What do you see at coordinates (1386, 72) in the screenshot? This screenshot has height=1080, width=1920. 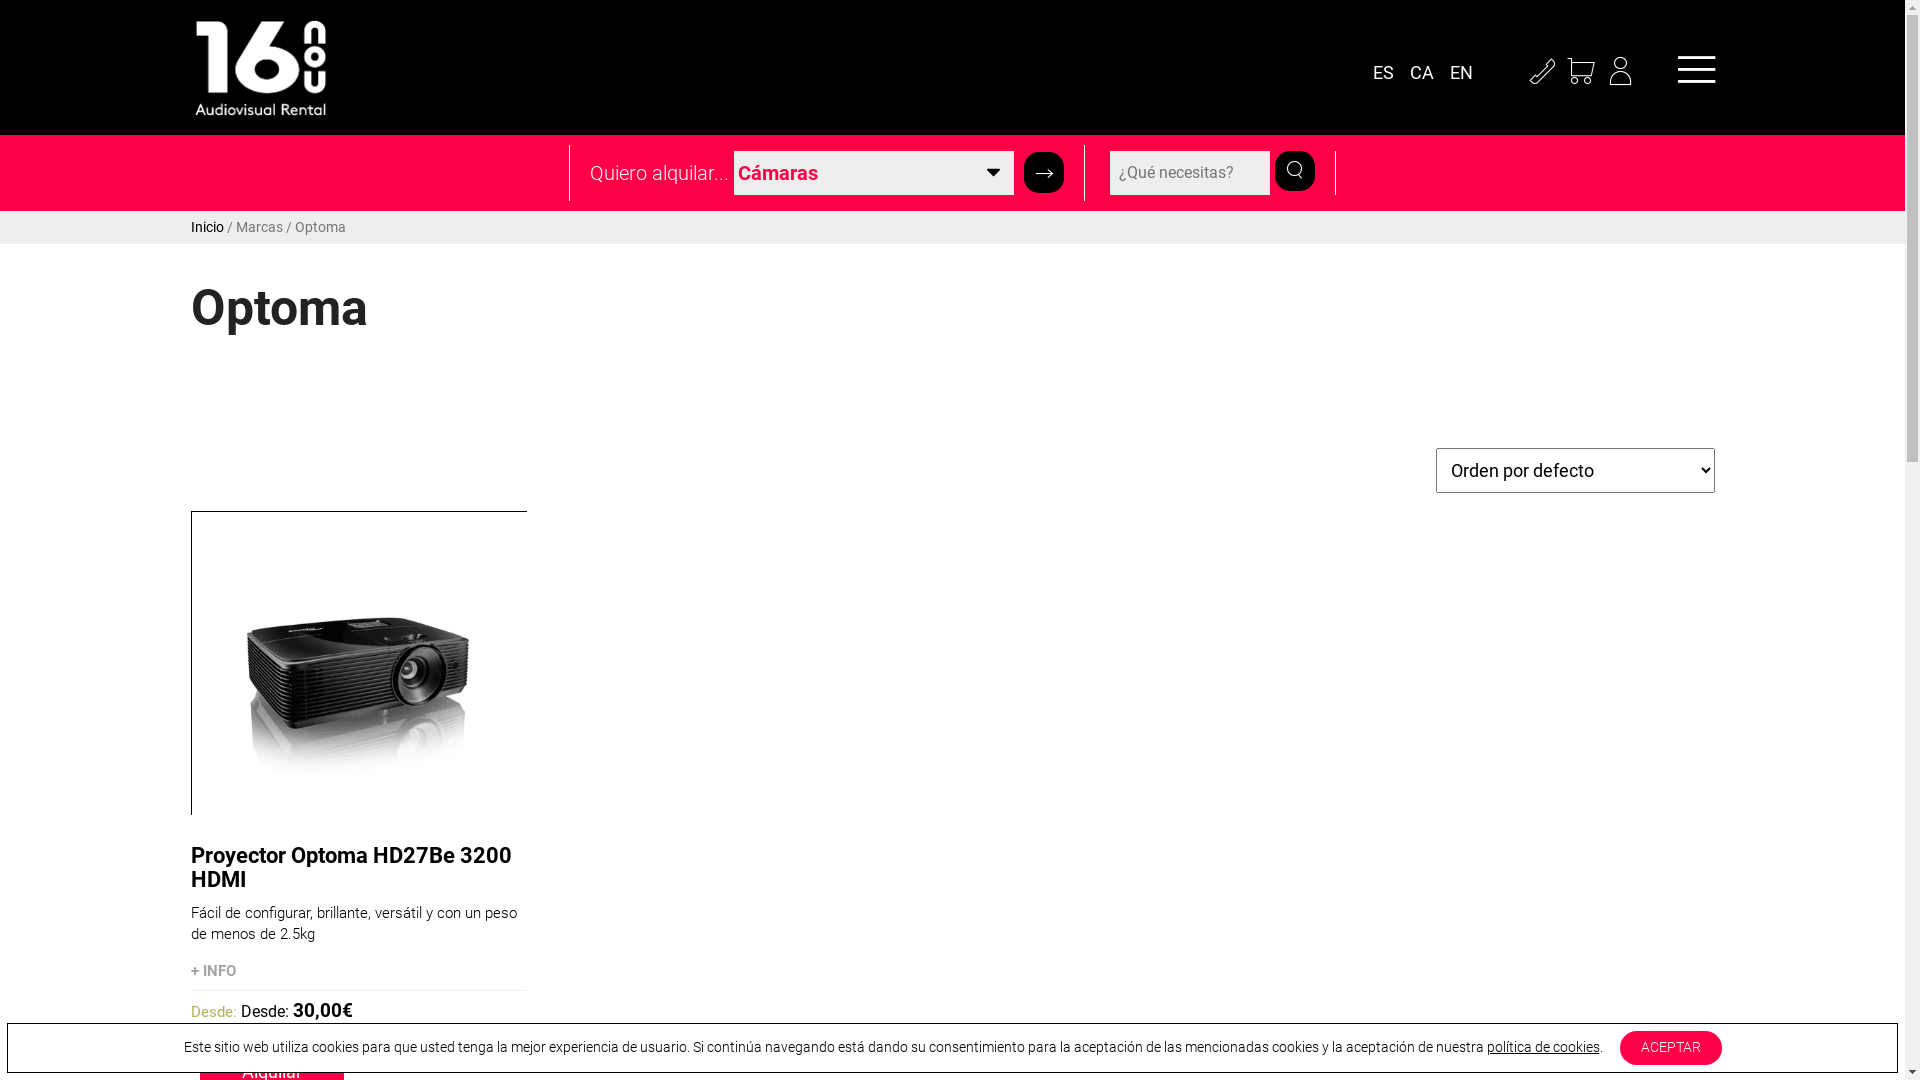 I see `'ES'` at bounding box center [1386, 72].